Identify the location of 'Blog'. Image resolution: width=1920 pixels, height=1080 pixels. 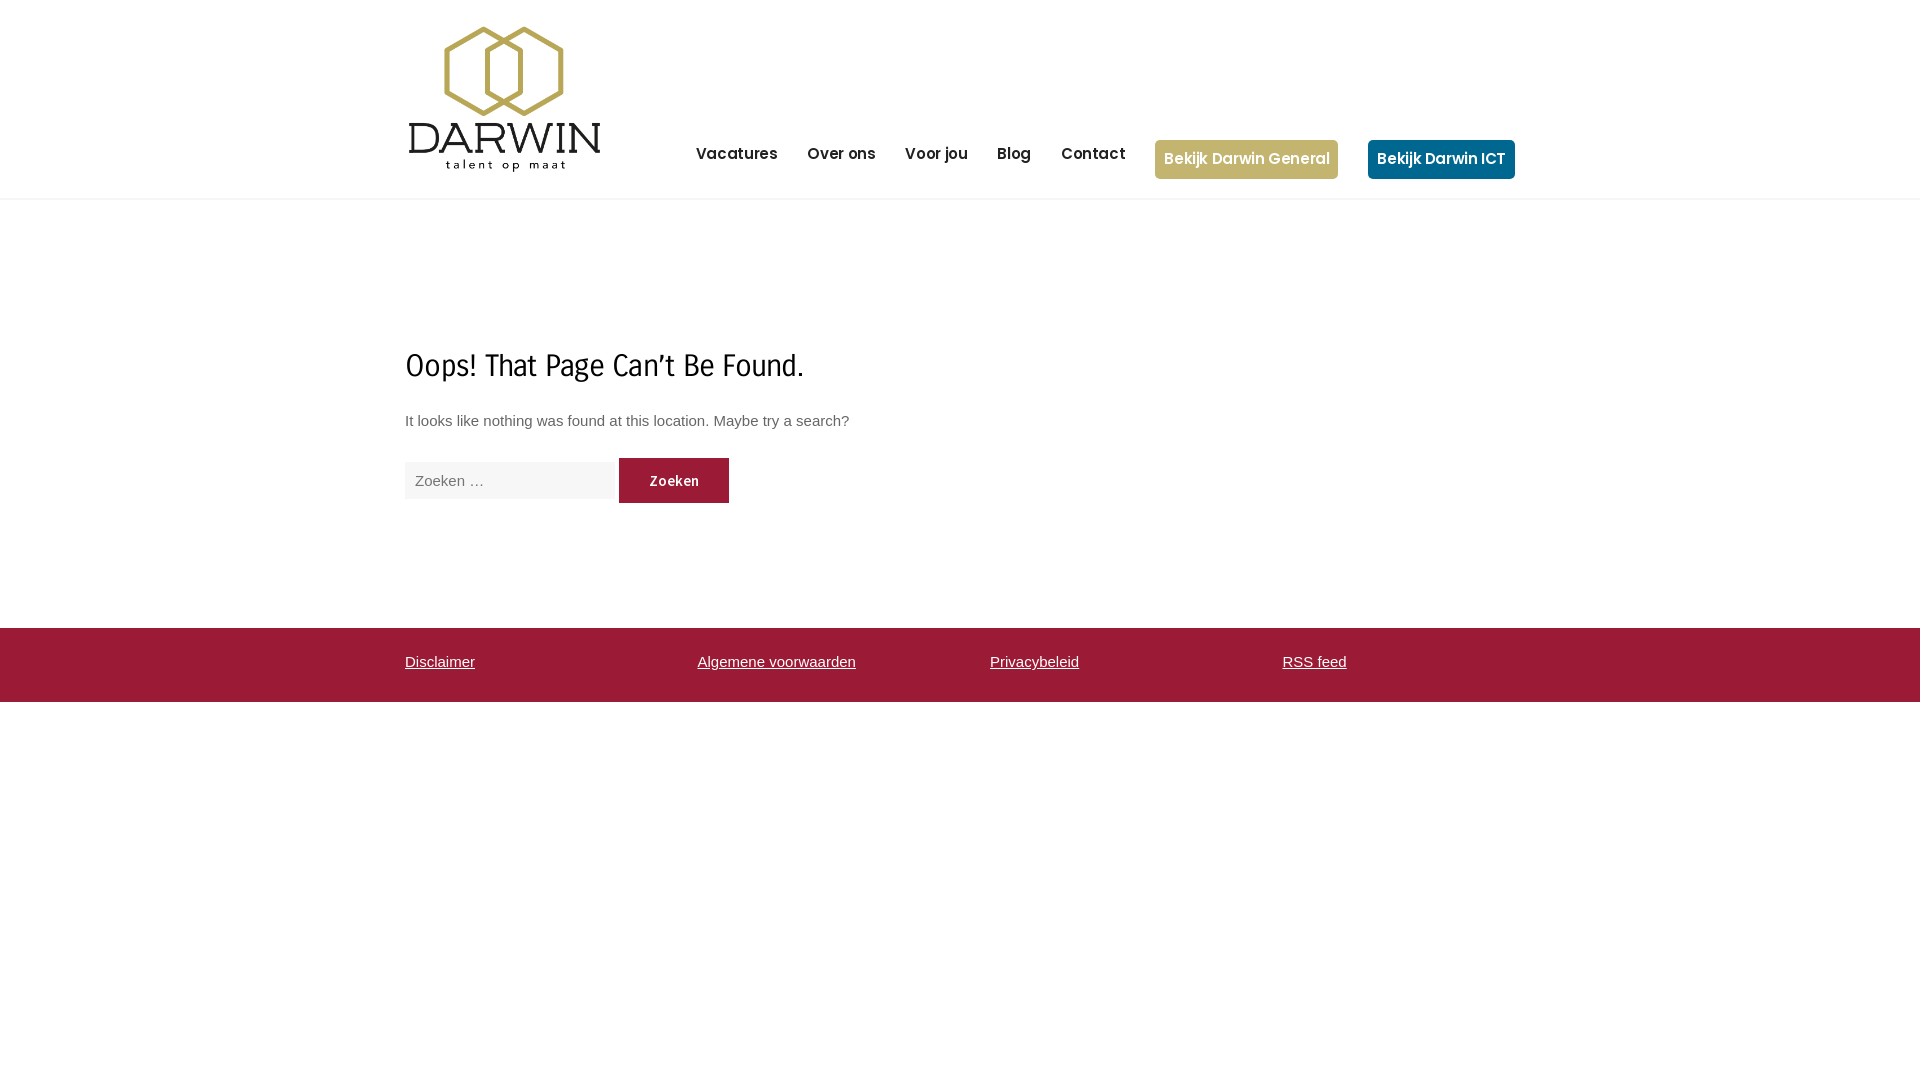
(1013, 152).